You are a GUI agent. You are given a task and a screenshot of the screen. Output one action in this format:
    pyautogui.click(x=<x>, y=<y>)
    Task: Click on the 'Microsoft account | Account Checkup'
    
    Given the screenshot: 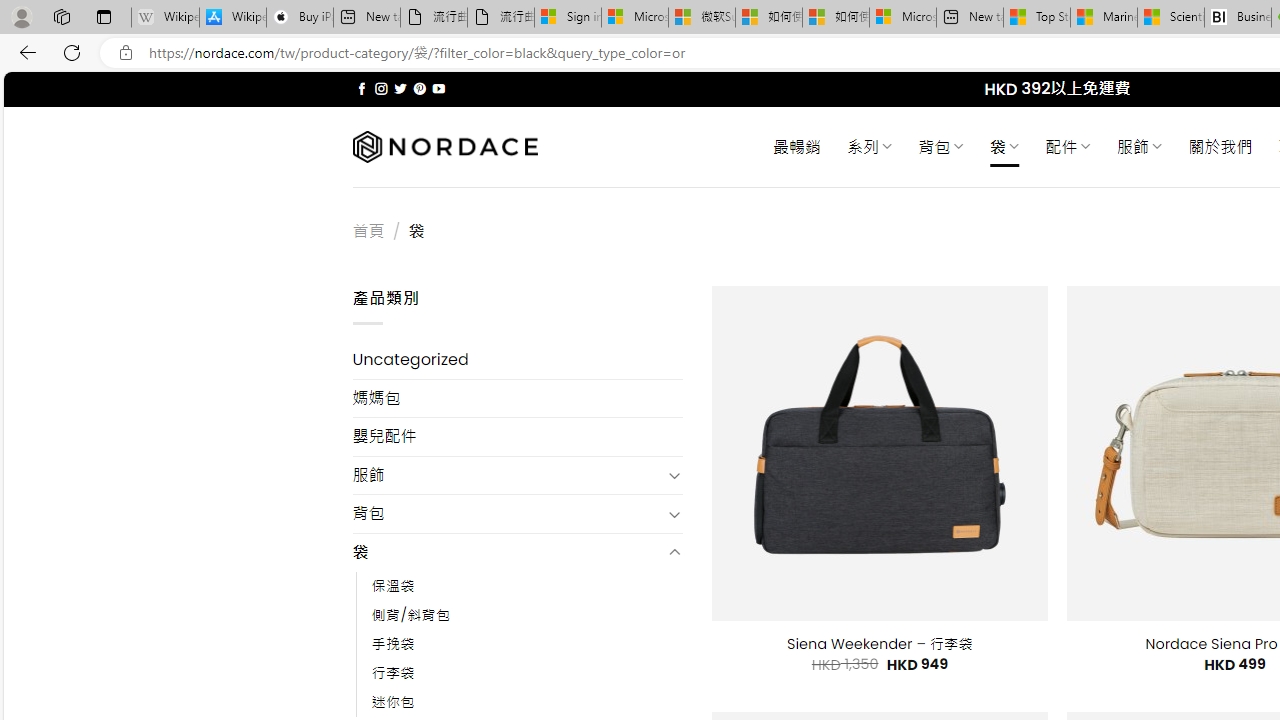 What is the action you would take?
    pyautogui.click(x=902, y=17)
    